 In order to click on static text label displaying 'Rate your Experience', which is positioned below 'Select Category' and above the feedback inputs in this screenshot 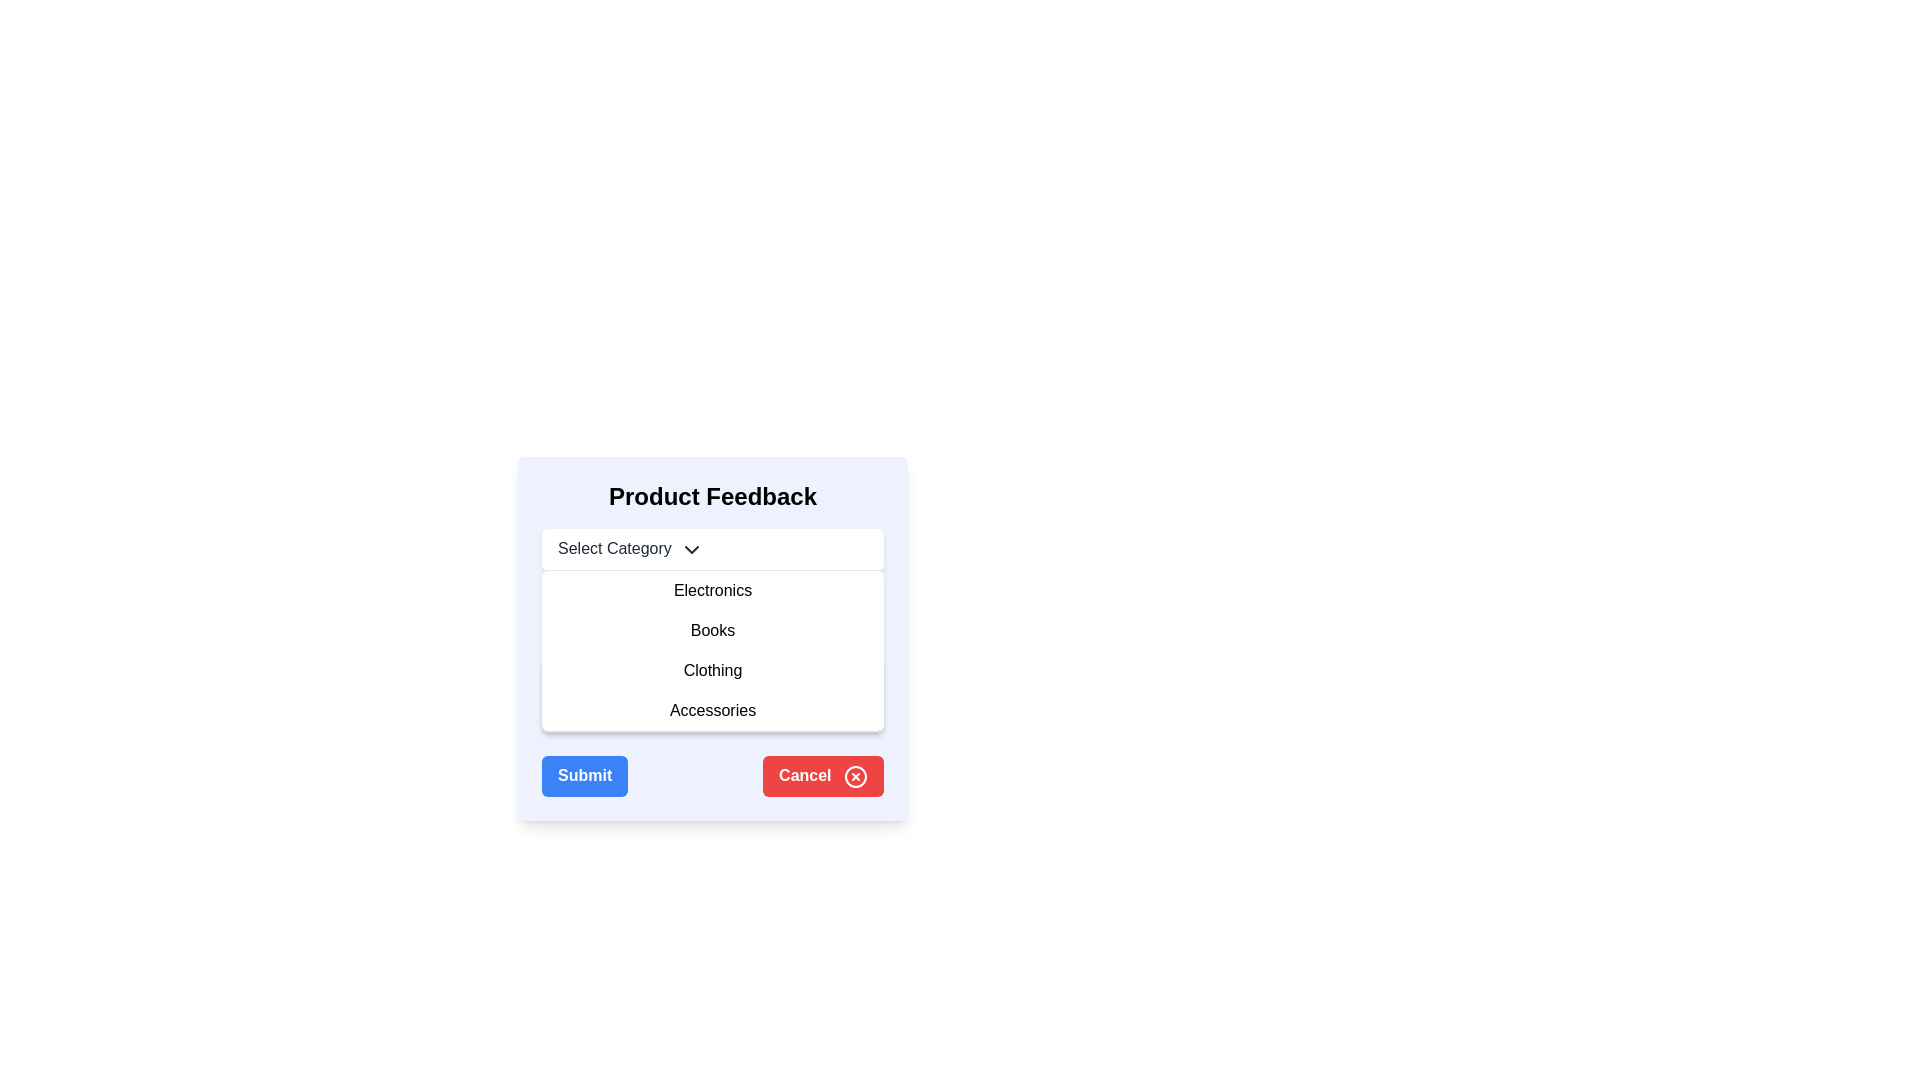, I will do `click(713, 599)`.